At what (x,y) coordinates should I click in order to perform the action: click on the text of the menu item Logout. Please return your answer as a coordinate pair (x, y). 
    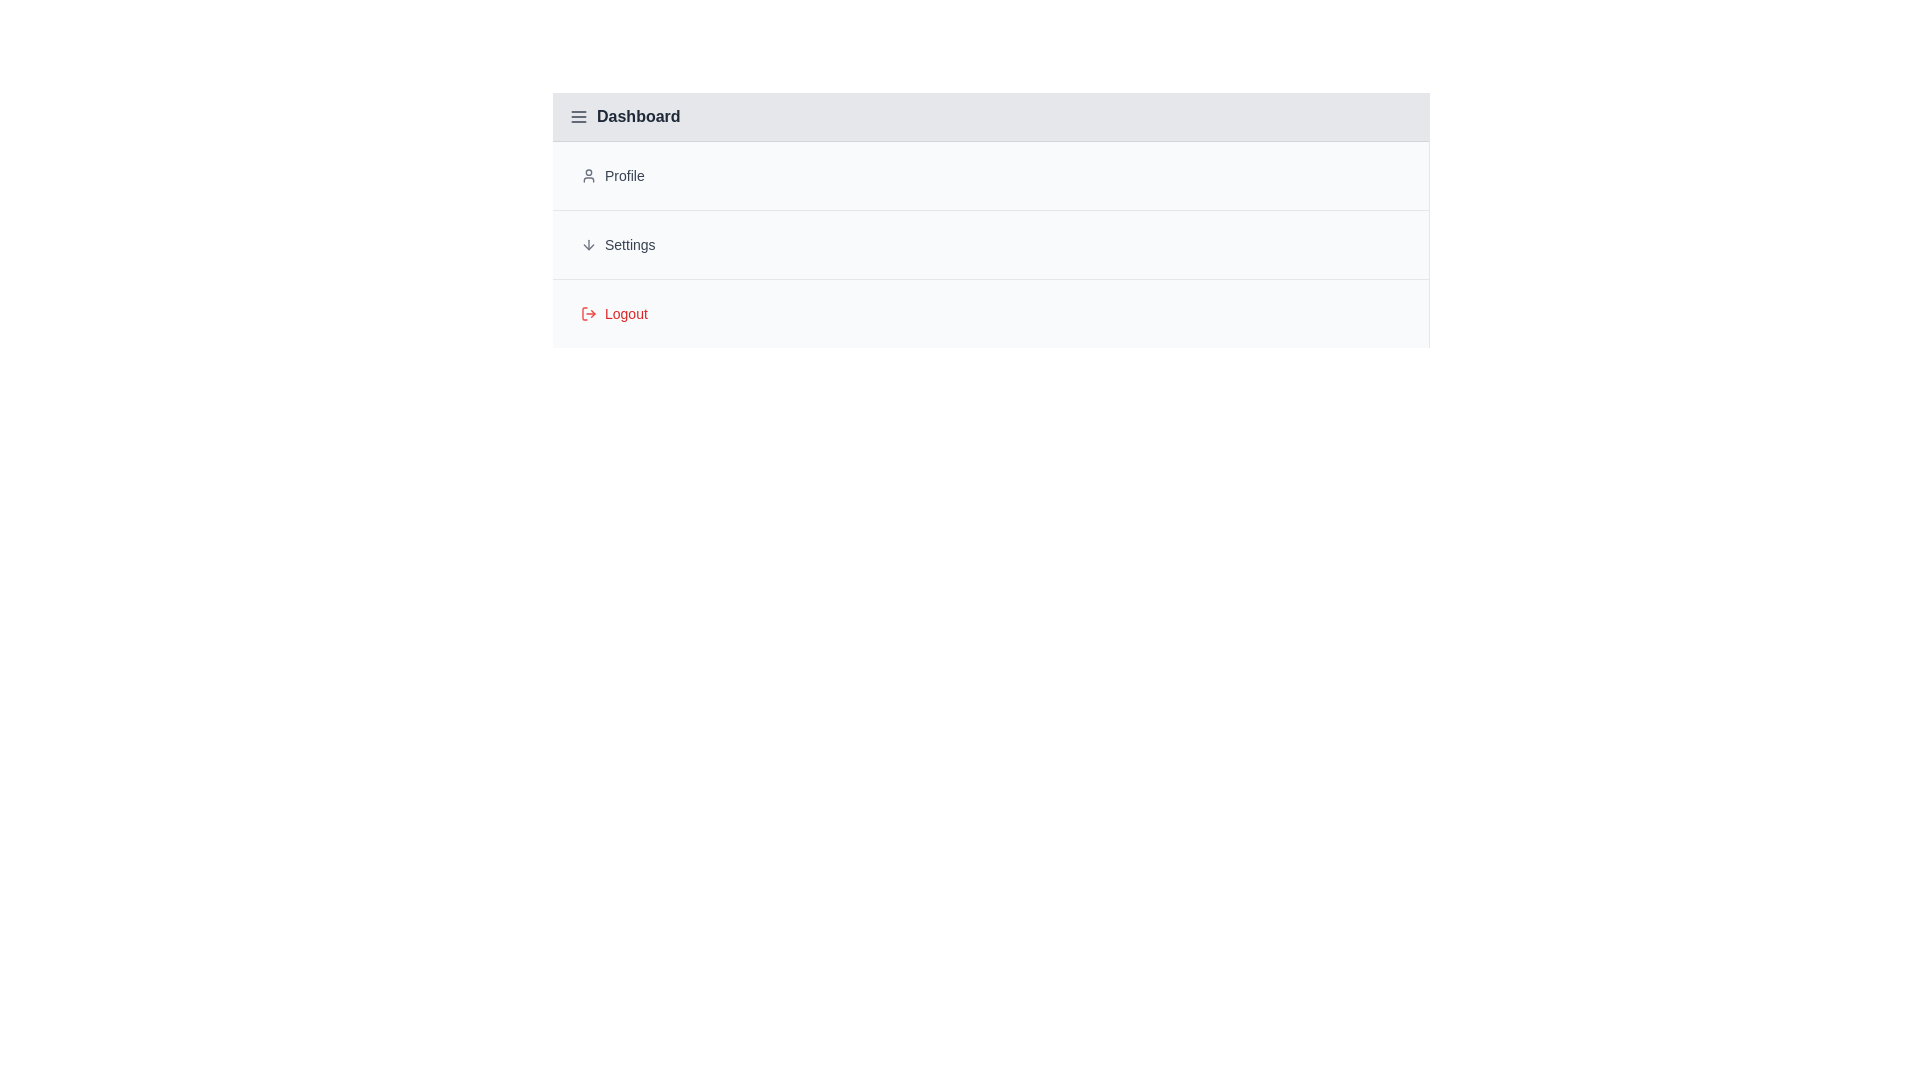
    Looking at the image, I should click on (990, 313).